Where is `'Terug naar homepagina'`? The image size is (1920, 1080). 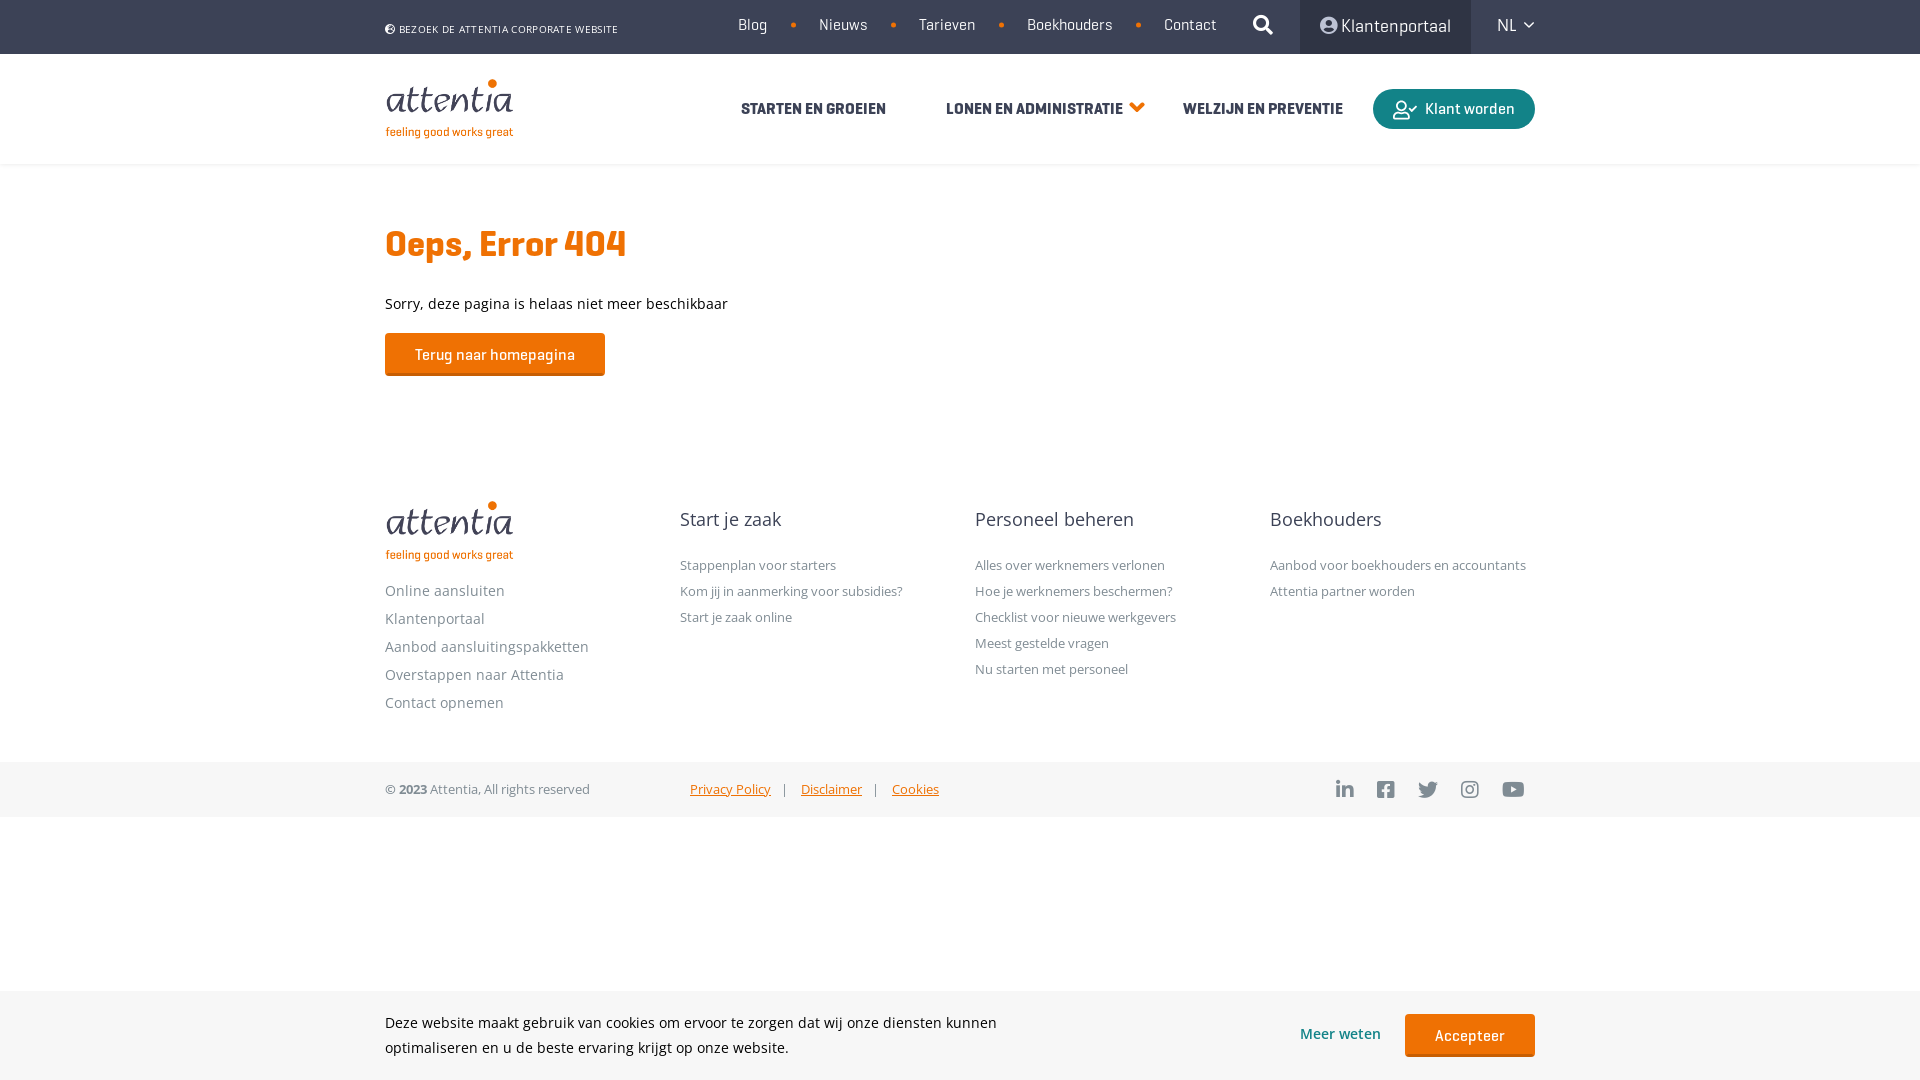
'Terug naar homepagina' is located at coordinates (494, 353).